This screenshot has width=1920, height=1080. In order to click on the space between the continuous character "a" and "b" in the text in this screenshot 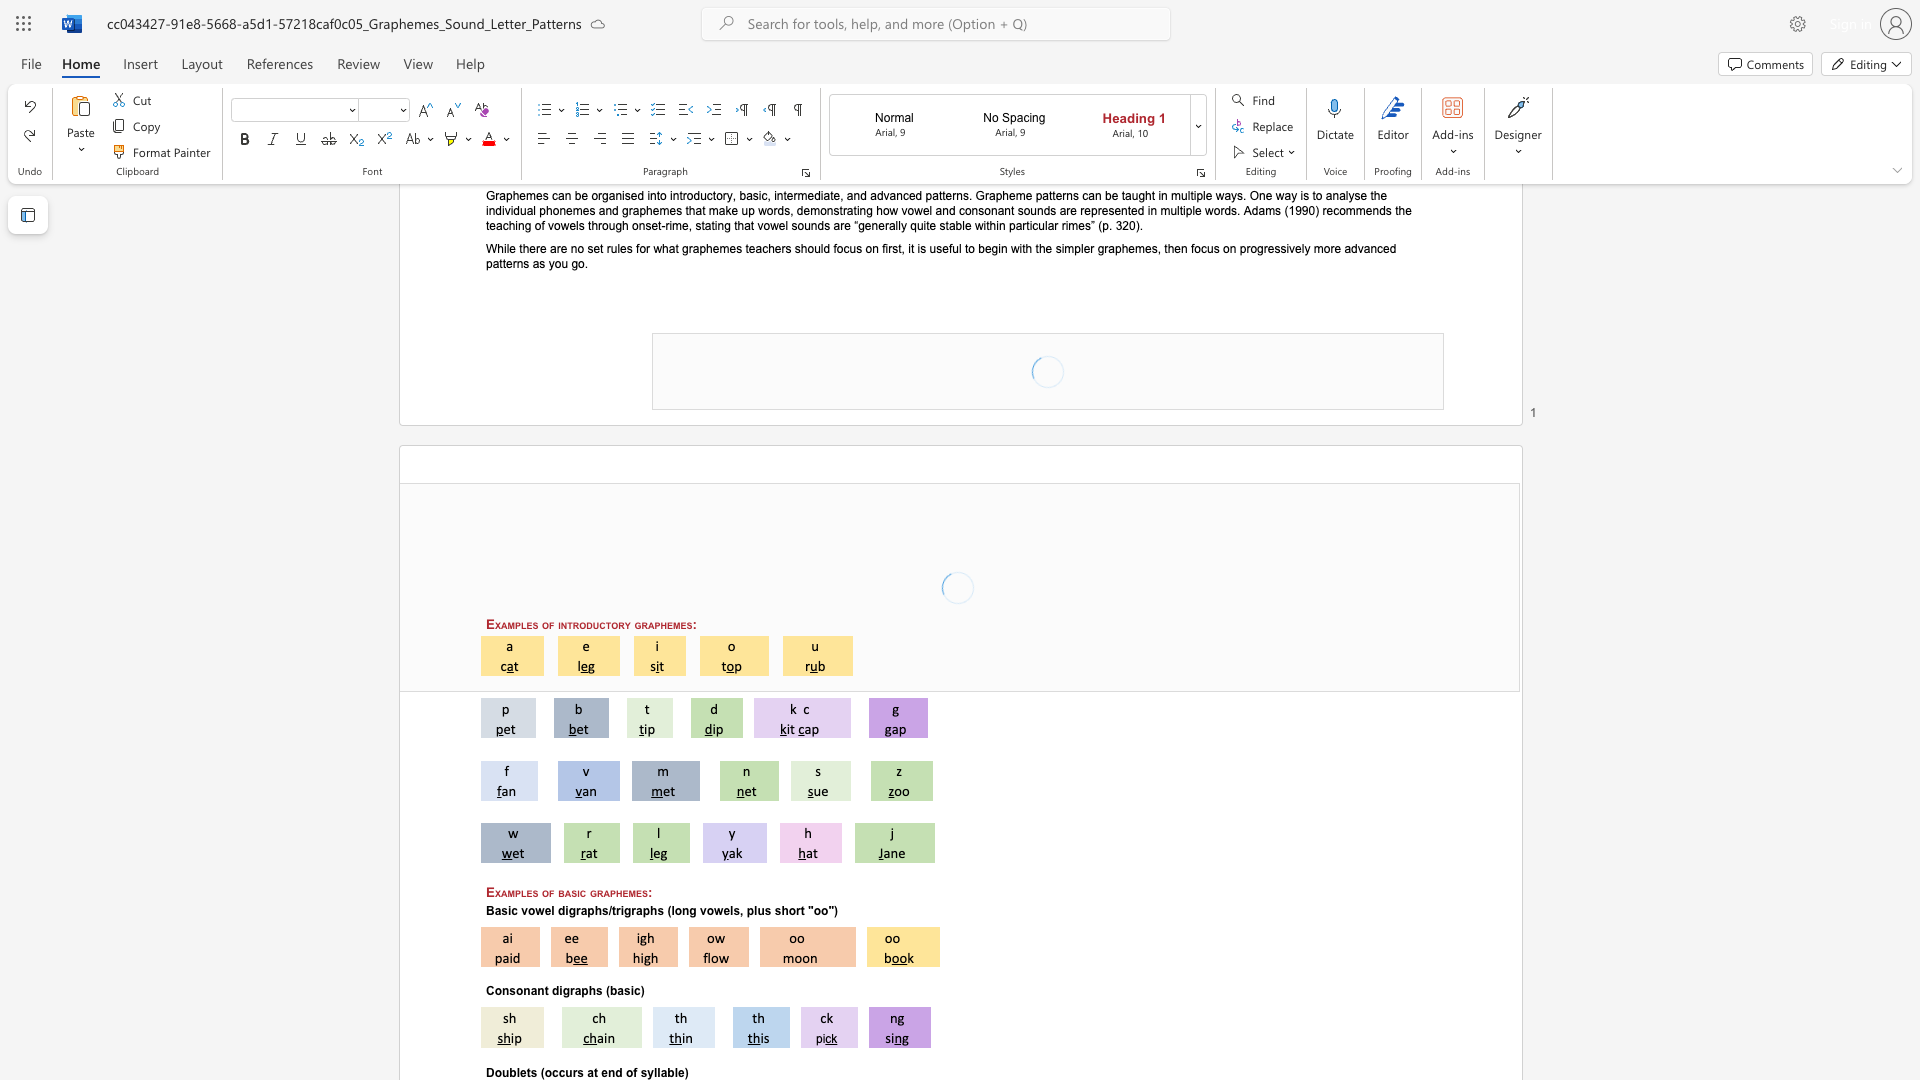, I will do `click(667, 1071)`.